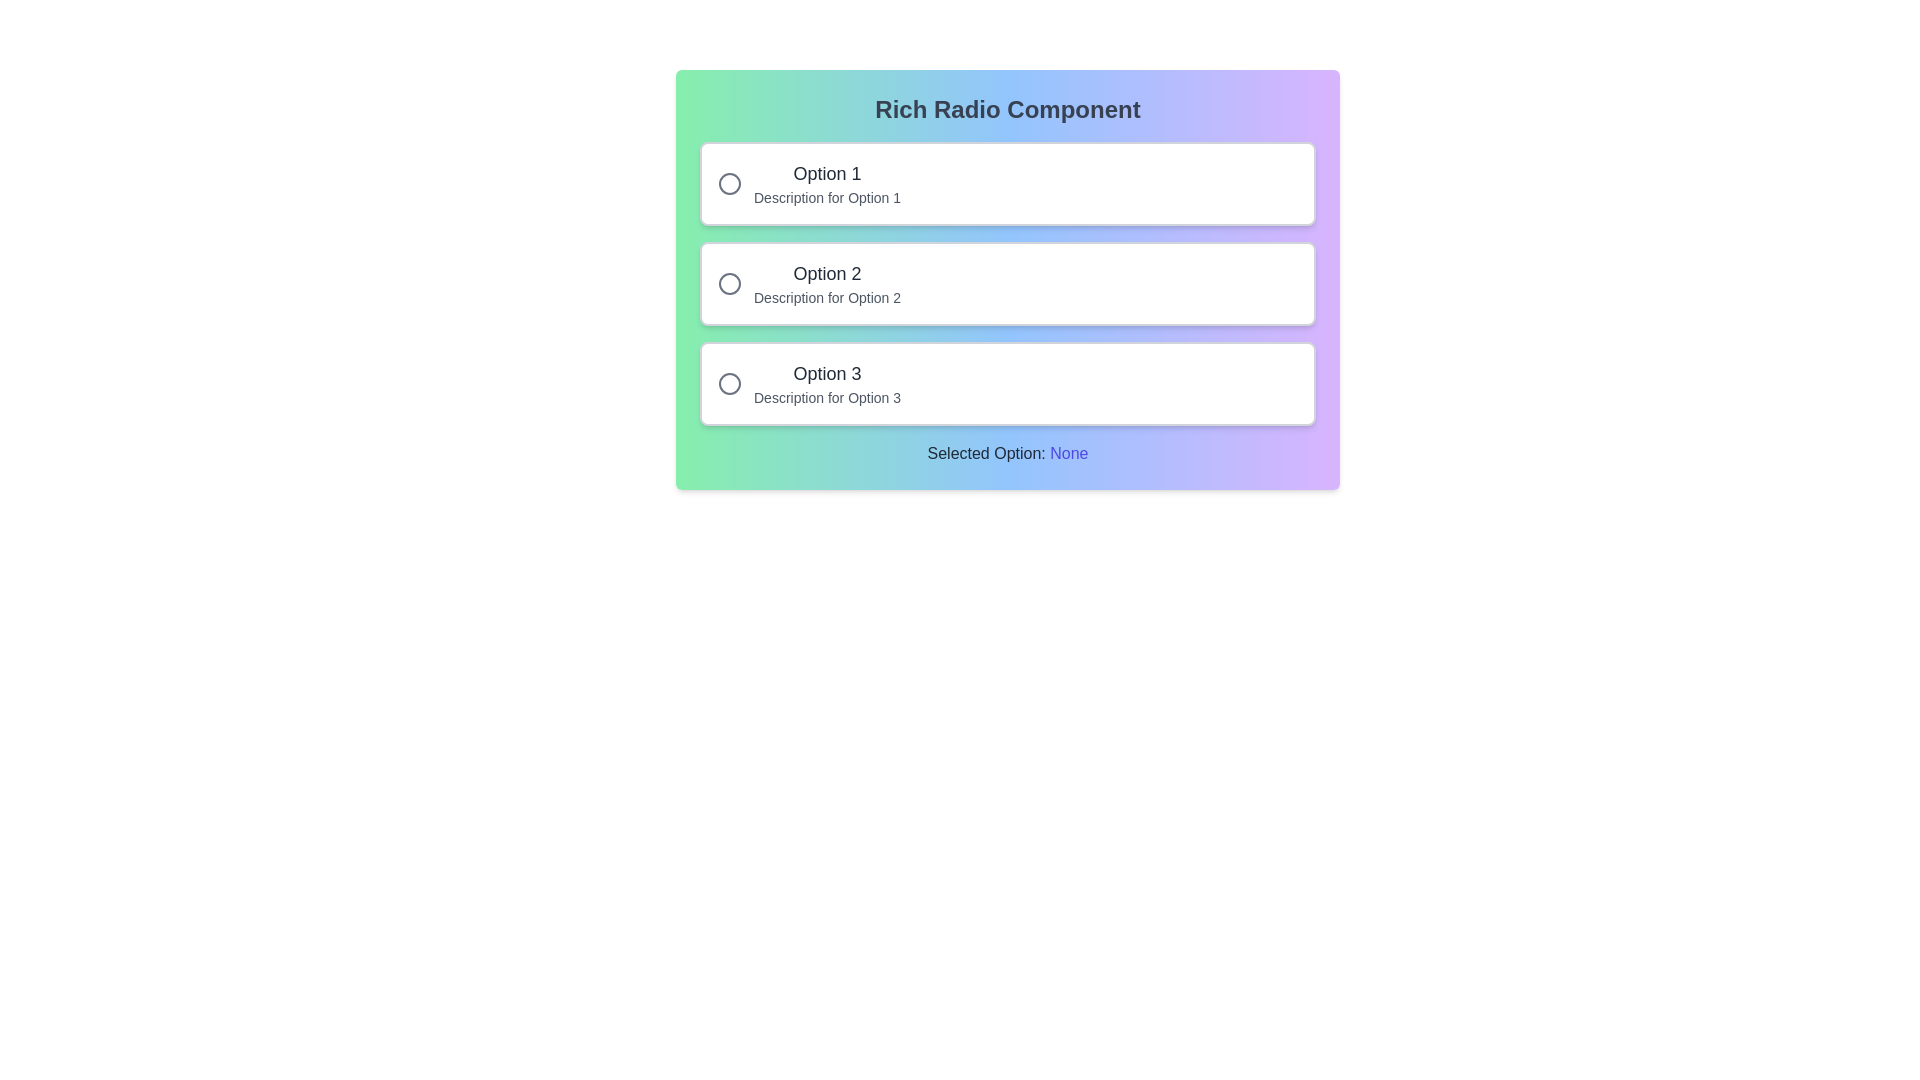 This screenshot has height=1080, width=1920. Describe the element at coordinates (1068, 453) in the screenshot. I see `the text label displaying the current selection status, which shows 'None' as part of the phrase 'Selected Option: None'` at that location.